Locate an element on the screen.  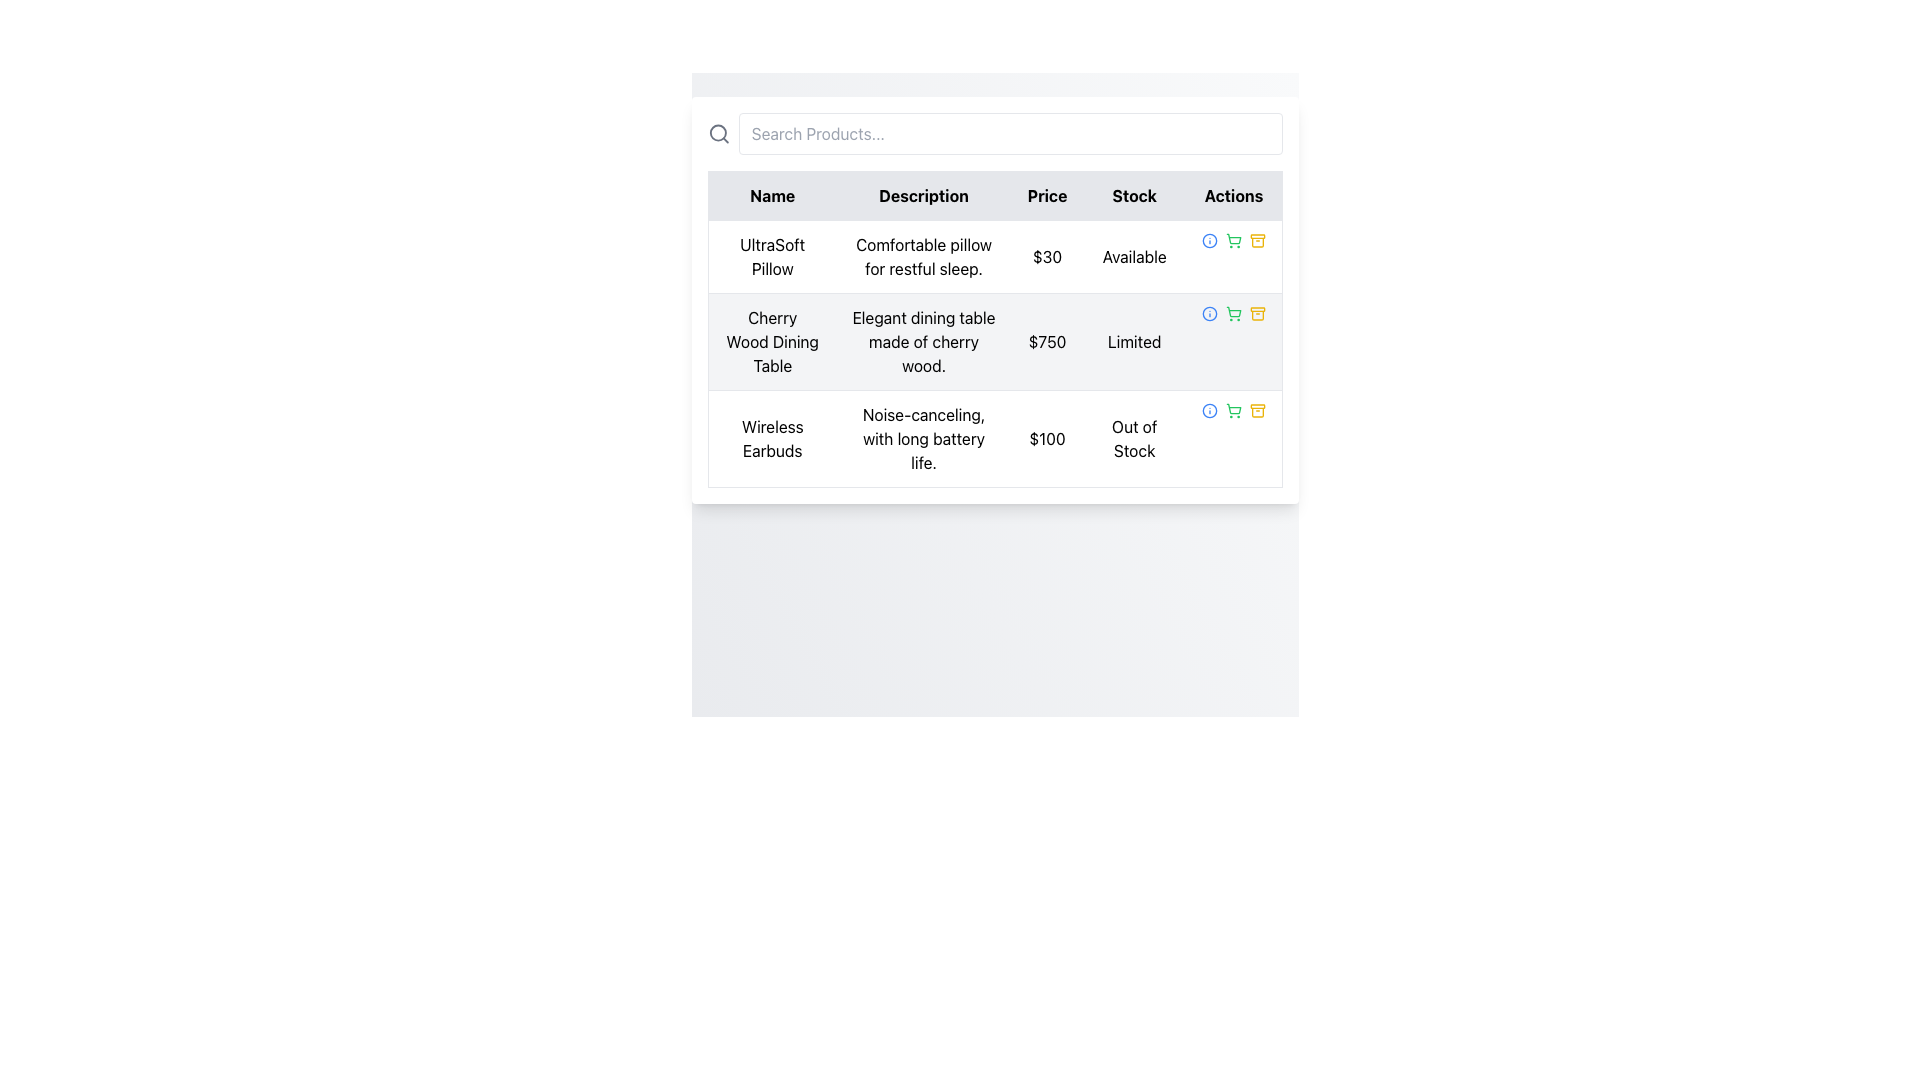
the static text label indicating the stock status of 'UltraSoft Pillow' which shows 'Available' in the 'Stock' column of the table is located at coordinates (1134, 256).